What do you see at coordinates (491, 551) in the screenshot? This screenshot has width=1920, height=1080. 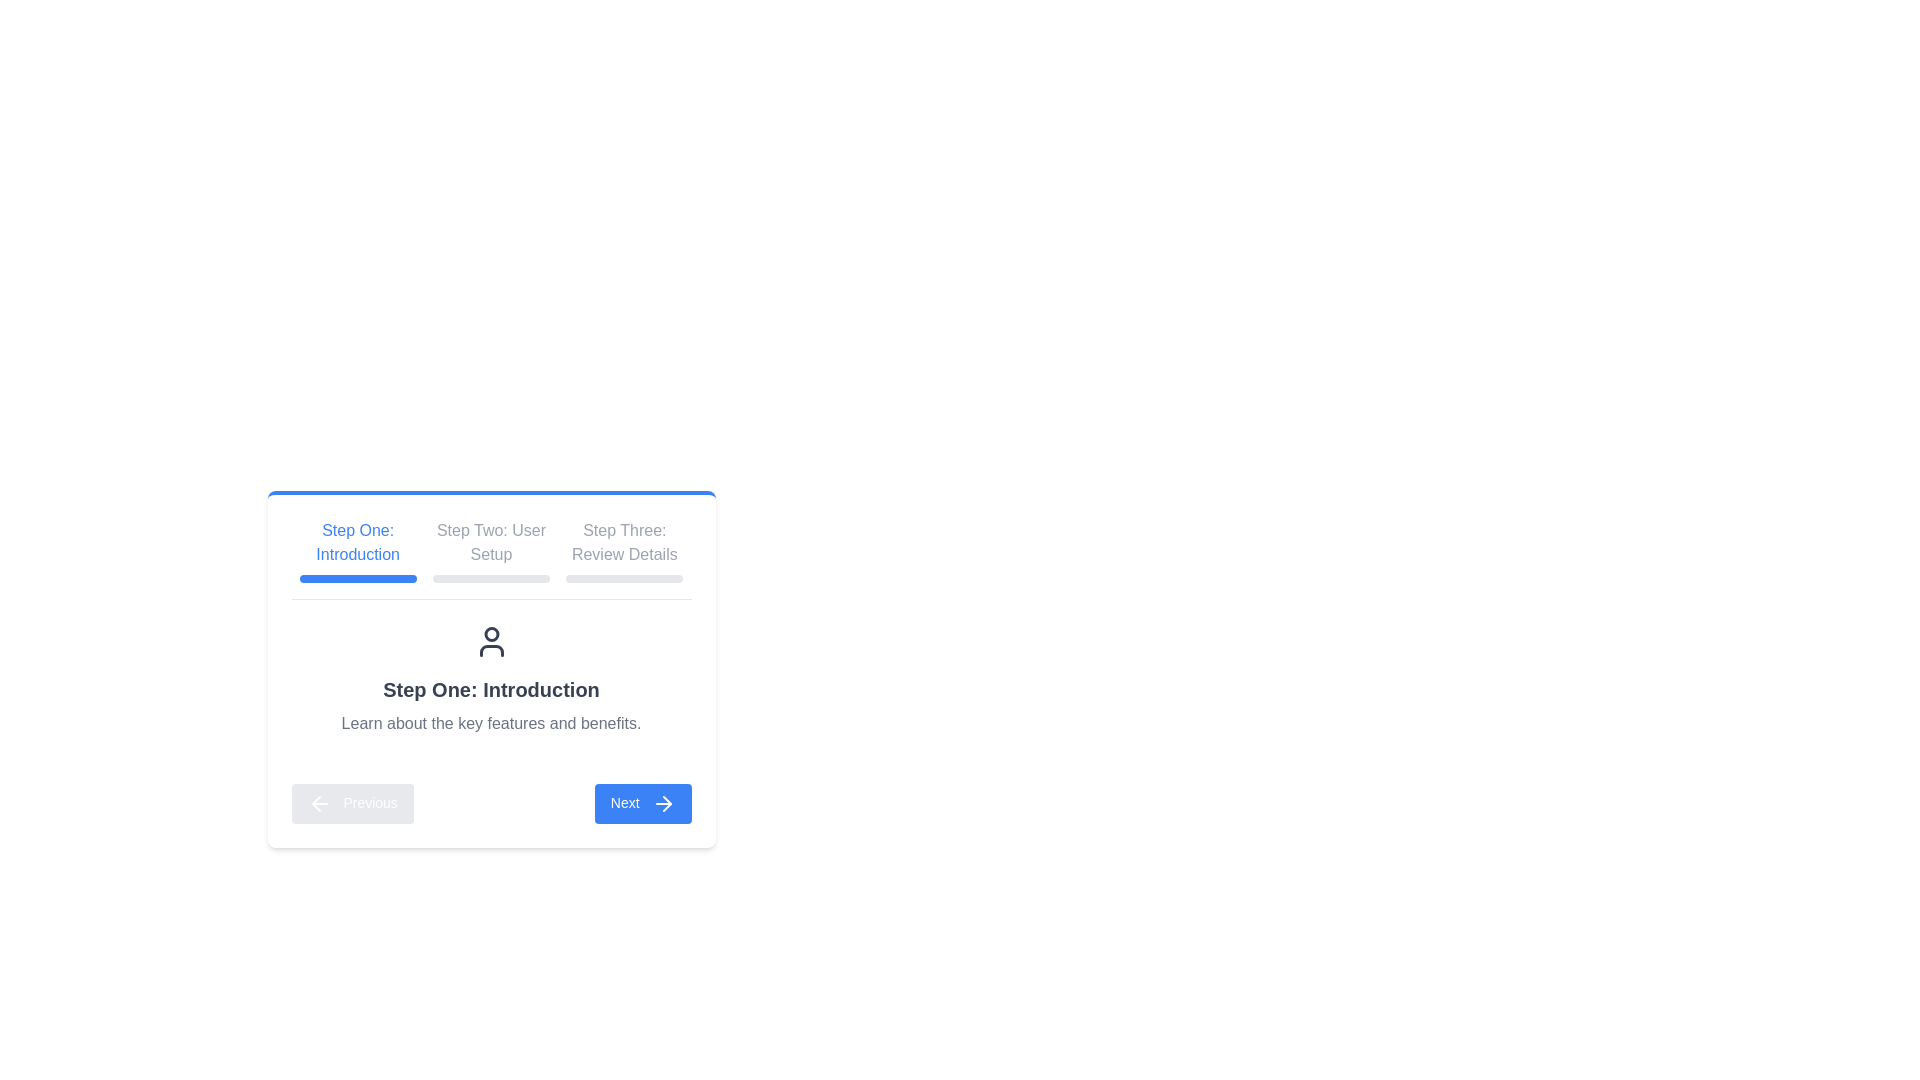 I see `the second step indicator label that shows the current or upcoming step in the process` at bounding box center [491, 551].